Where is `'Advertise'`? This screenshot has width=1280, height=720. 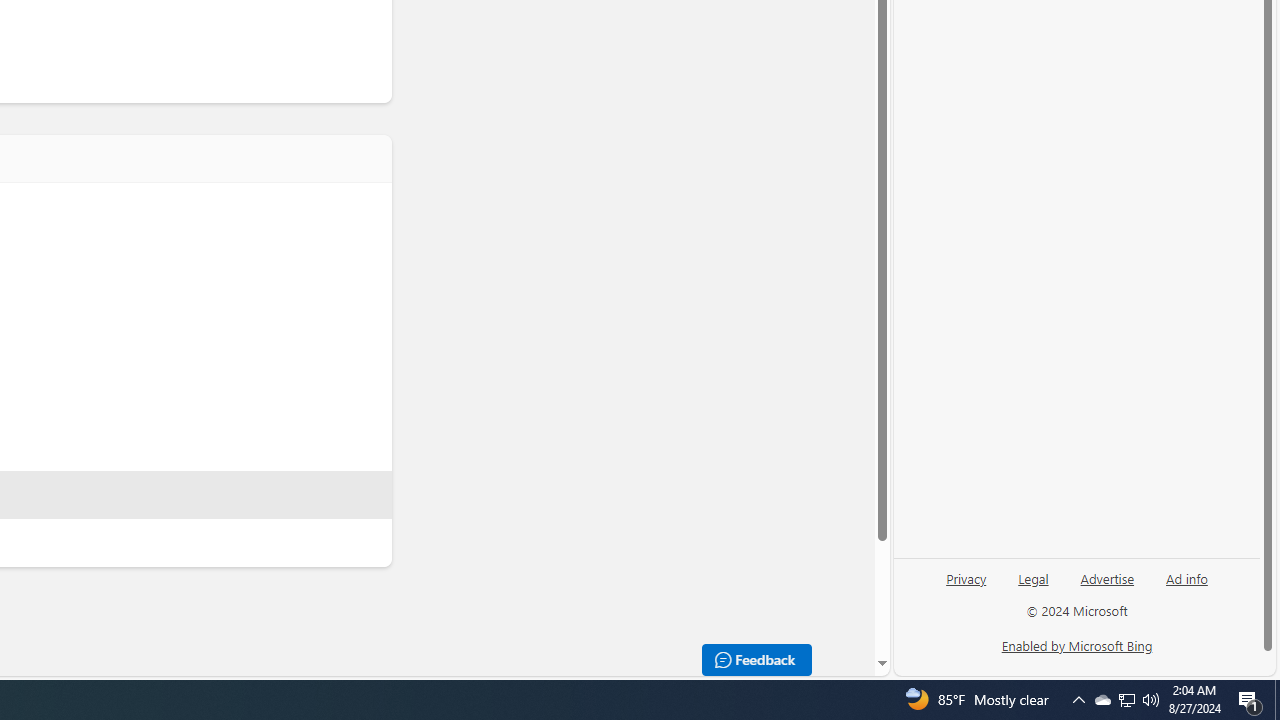
'Advertise' is located at coordinates (1106, 585).